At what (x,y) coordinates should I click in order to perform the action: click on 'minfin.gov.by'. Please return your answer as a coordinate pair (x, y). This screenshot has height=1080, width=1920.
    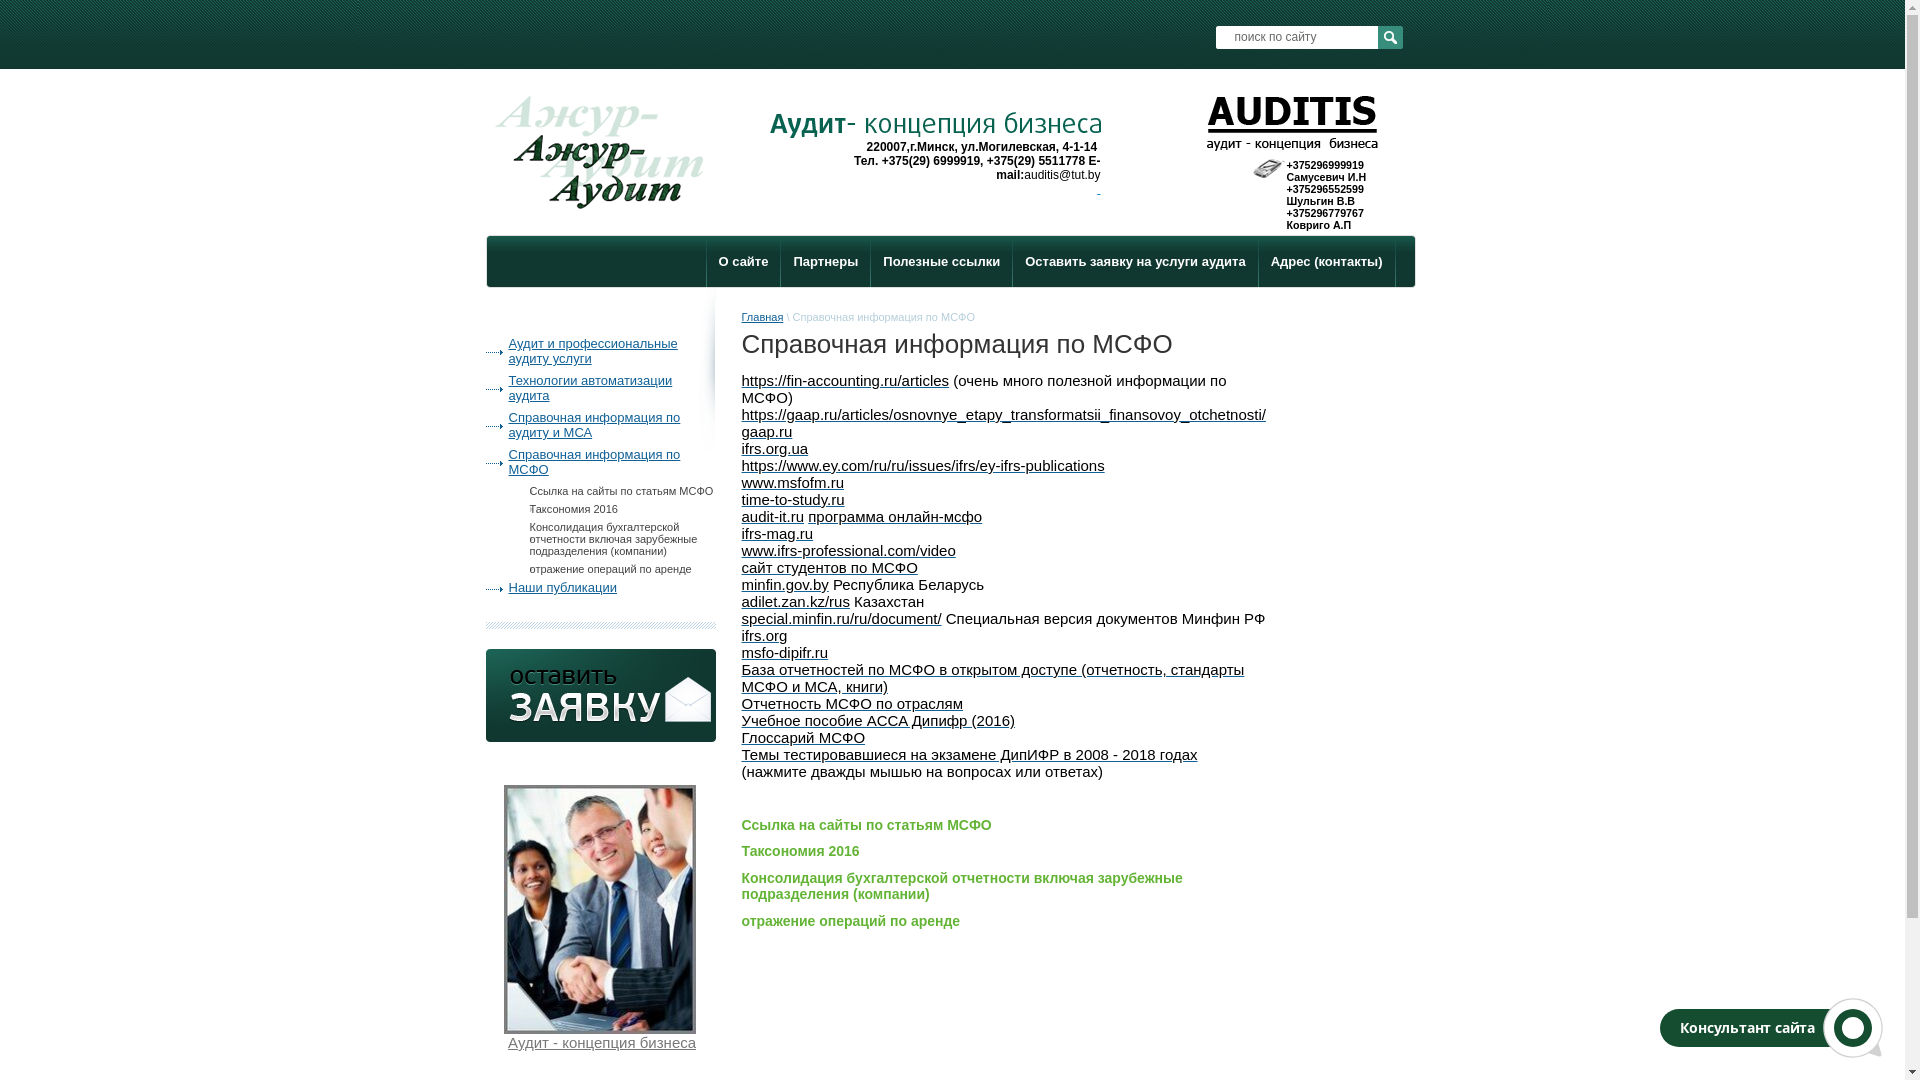
    Looking at the image, I should click on (784, 584).